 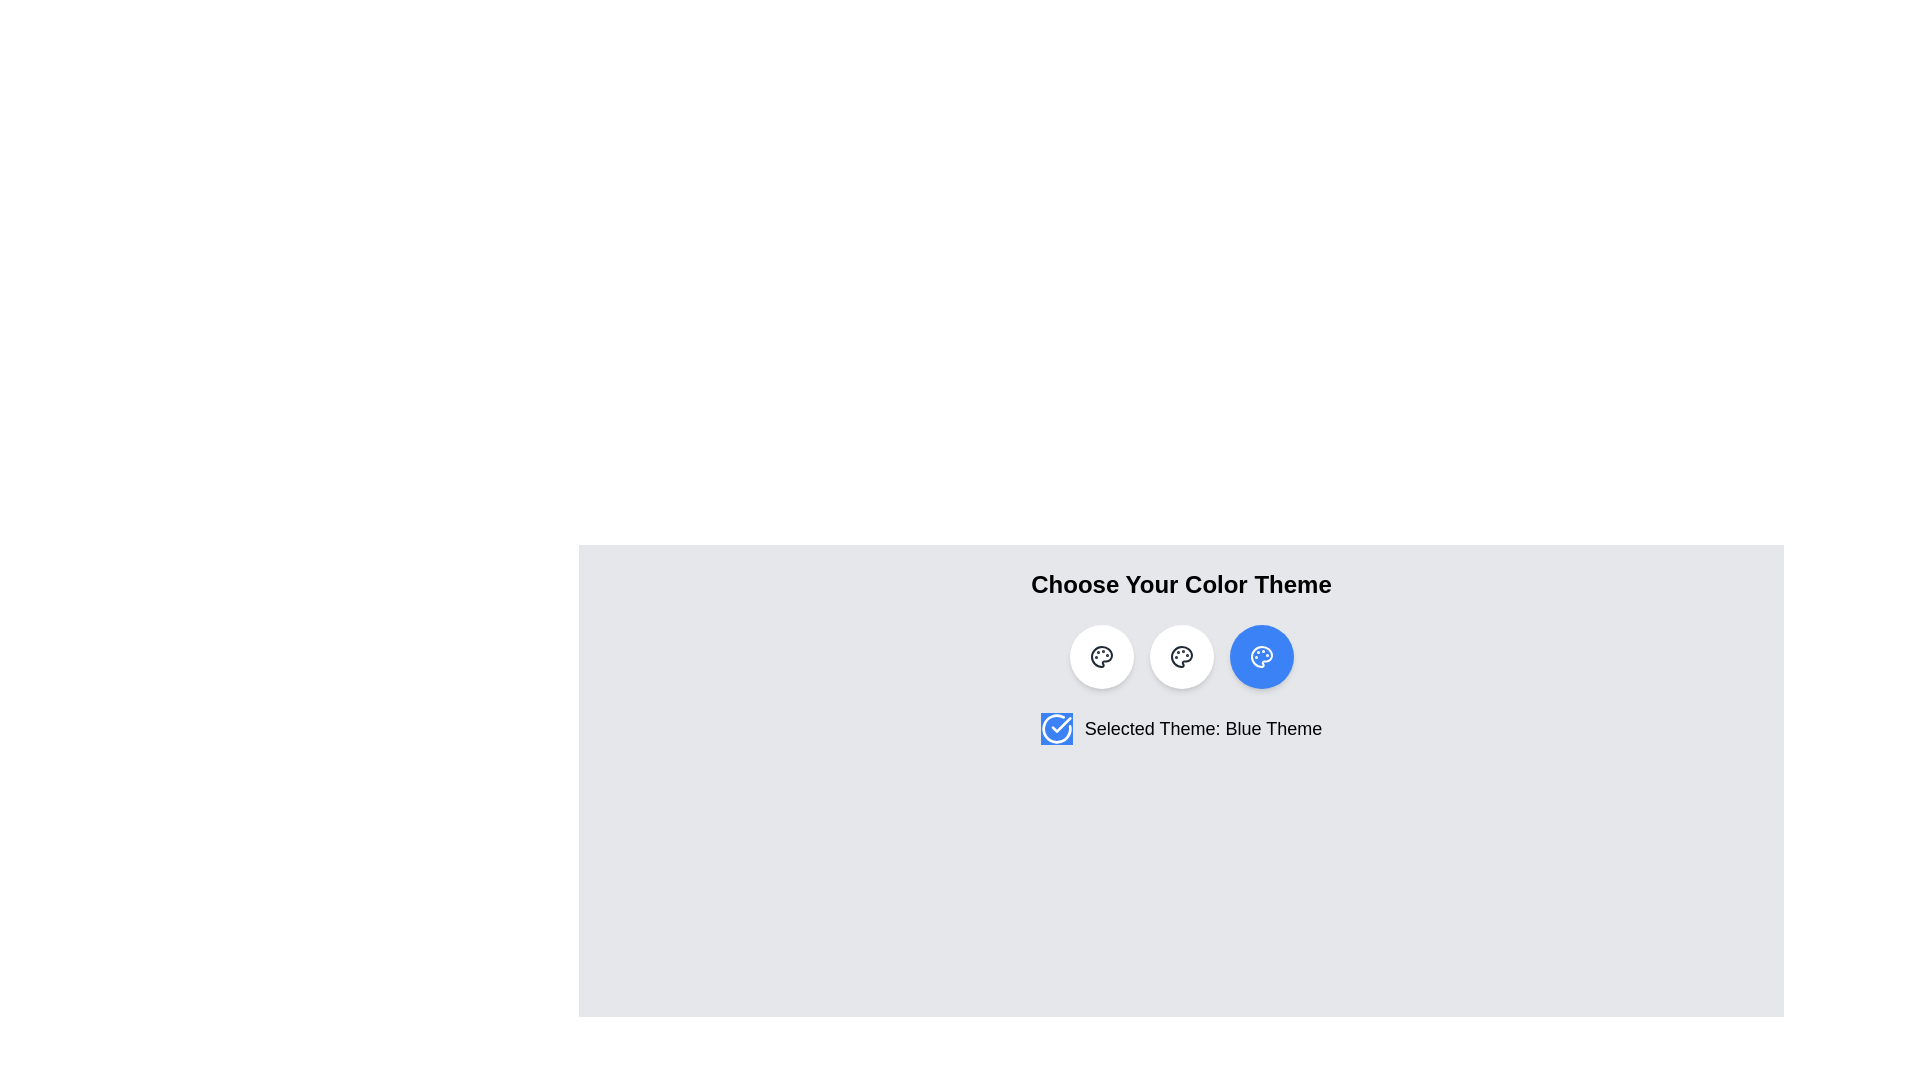 I want to click on the color theme green by clicking on the corresponding button, so click(x=1181, y=656).